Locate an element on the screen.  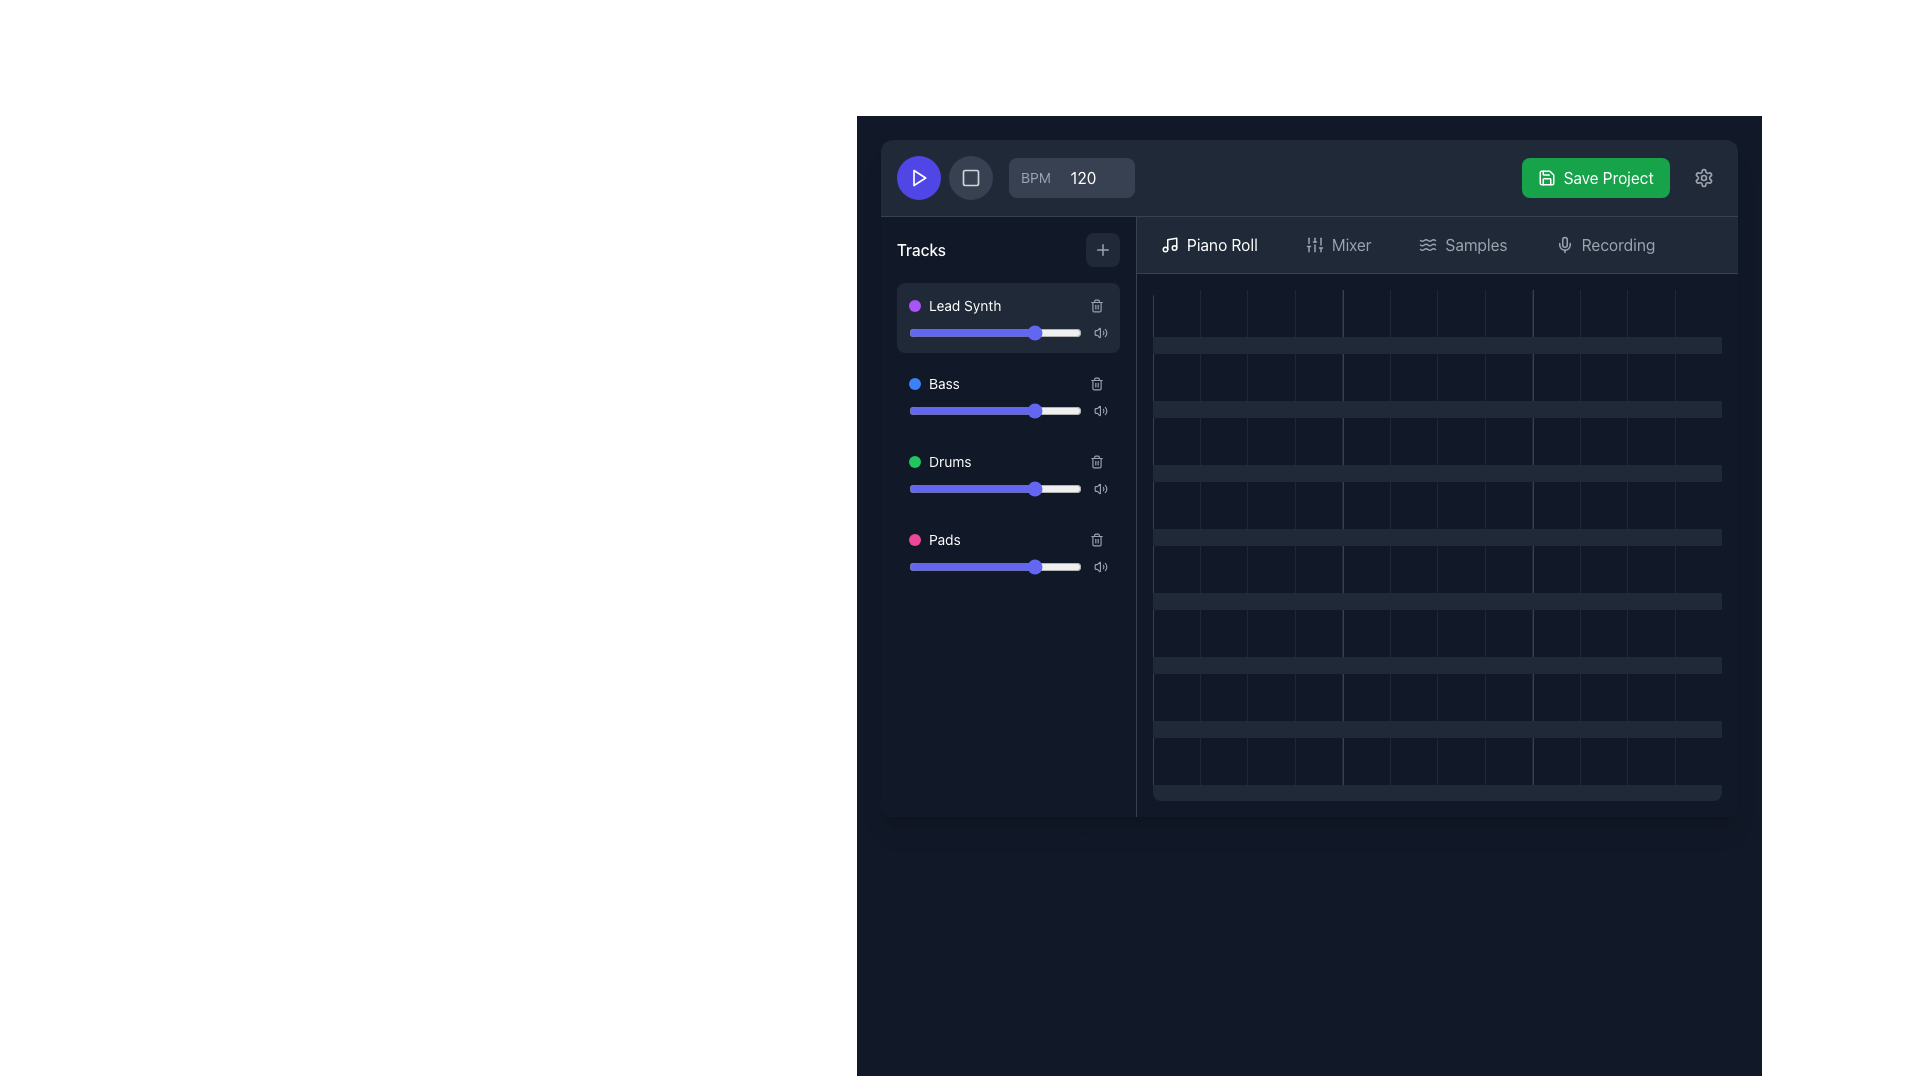
the grid cell located in the fourth column of the second row of the grid interface is located at coordinates (1555, 377).